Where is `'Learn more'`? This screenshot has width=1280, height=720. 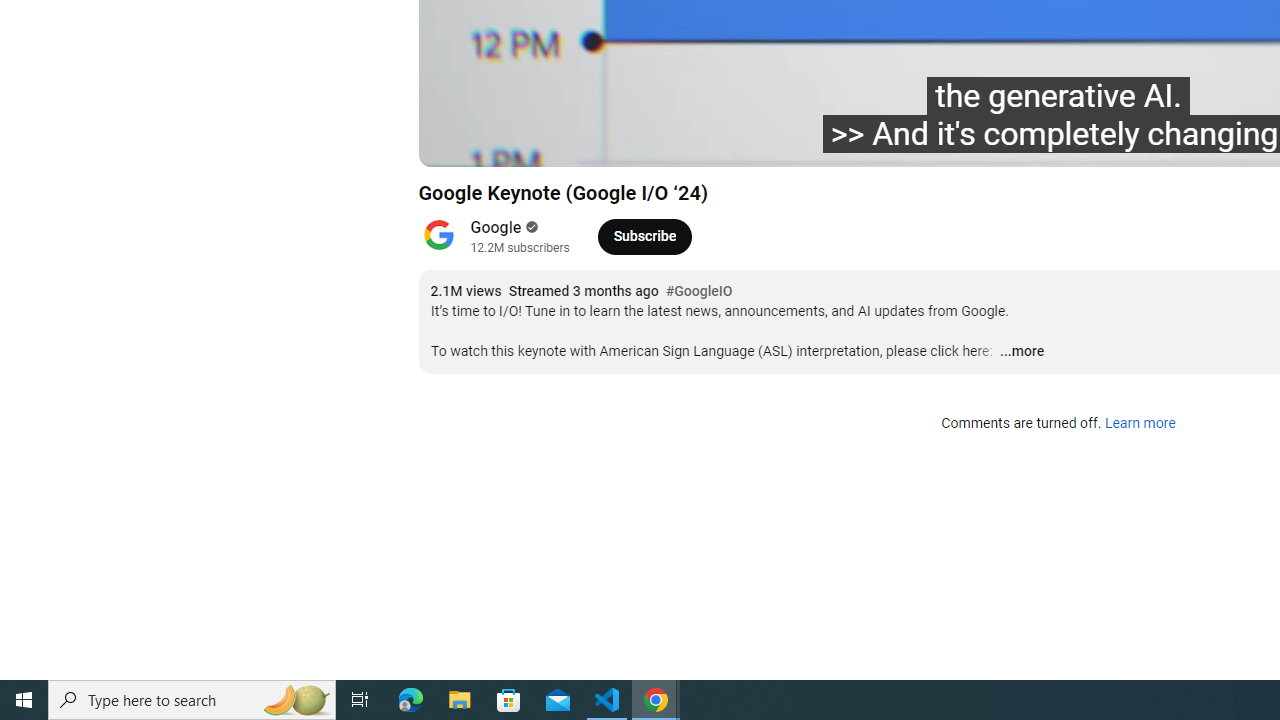 'Learn more' is located at coordinates (1139, 423).